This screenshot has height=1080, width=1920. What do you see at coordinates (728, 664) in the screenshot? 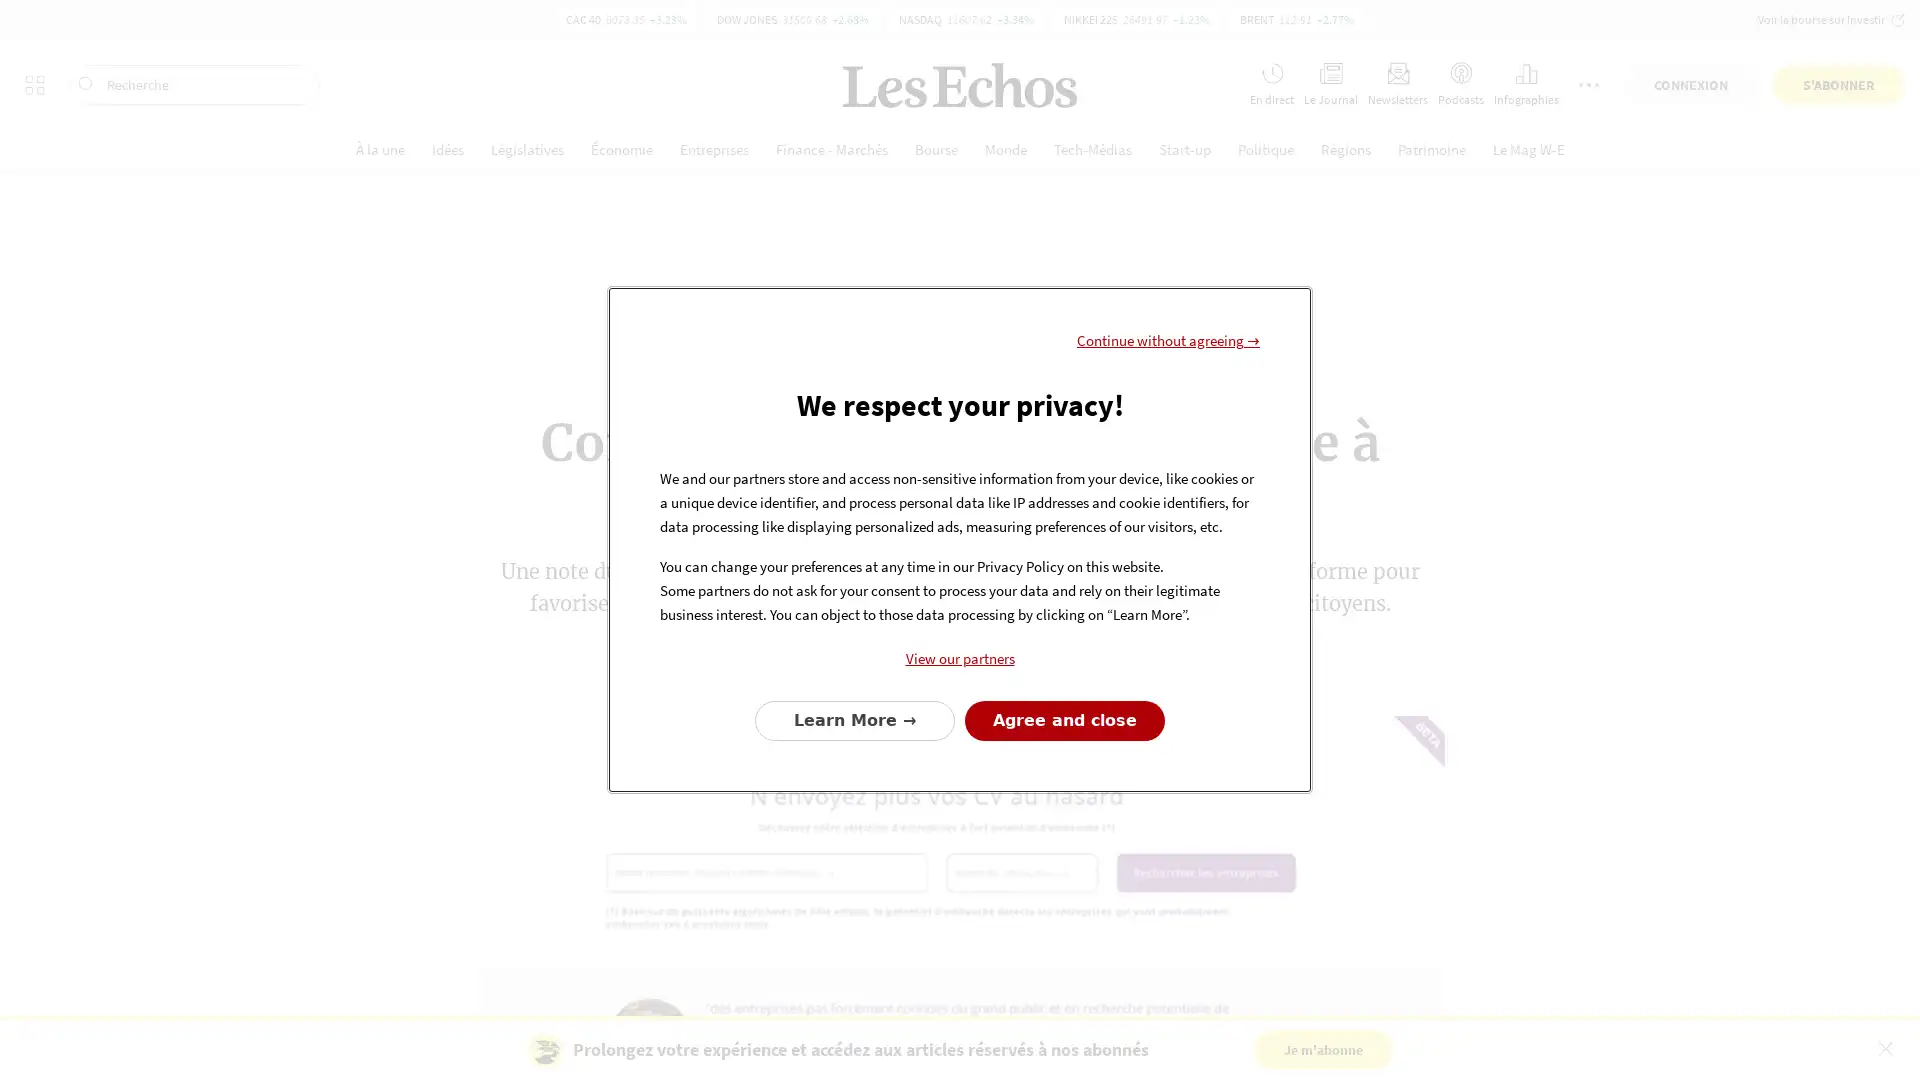
I see `Lire plus tard` at bounding box center [728, 664].